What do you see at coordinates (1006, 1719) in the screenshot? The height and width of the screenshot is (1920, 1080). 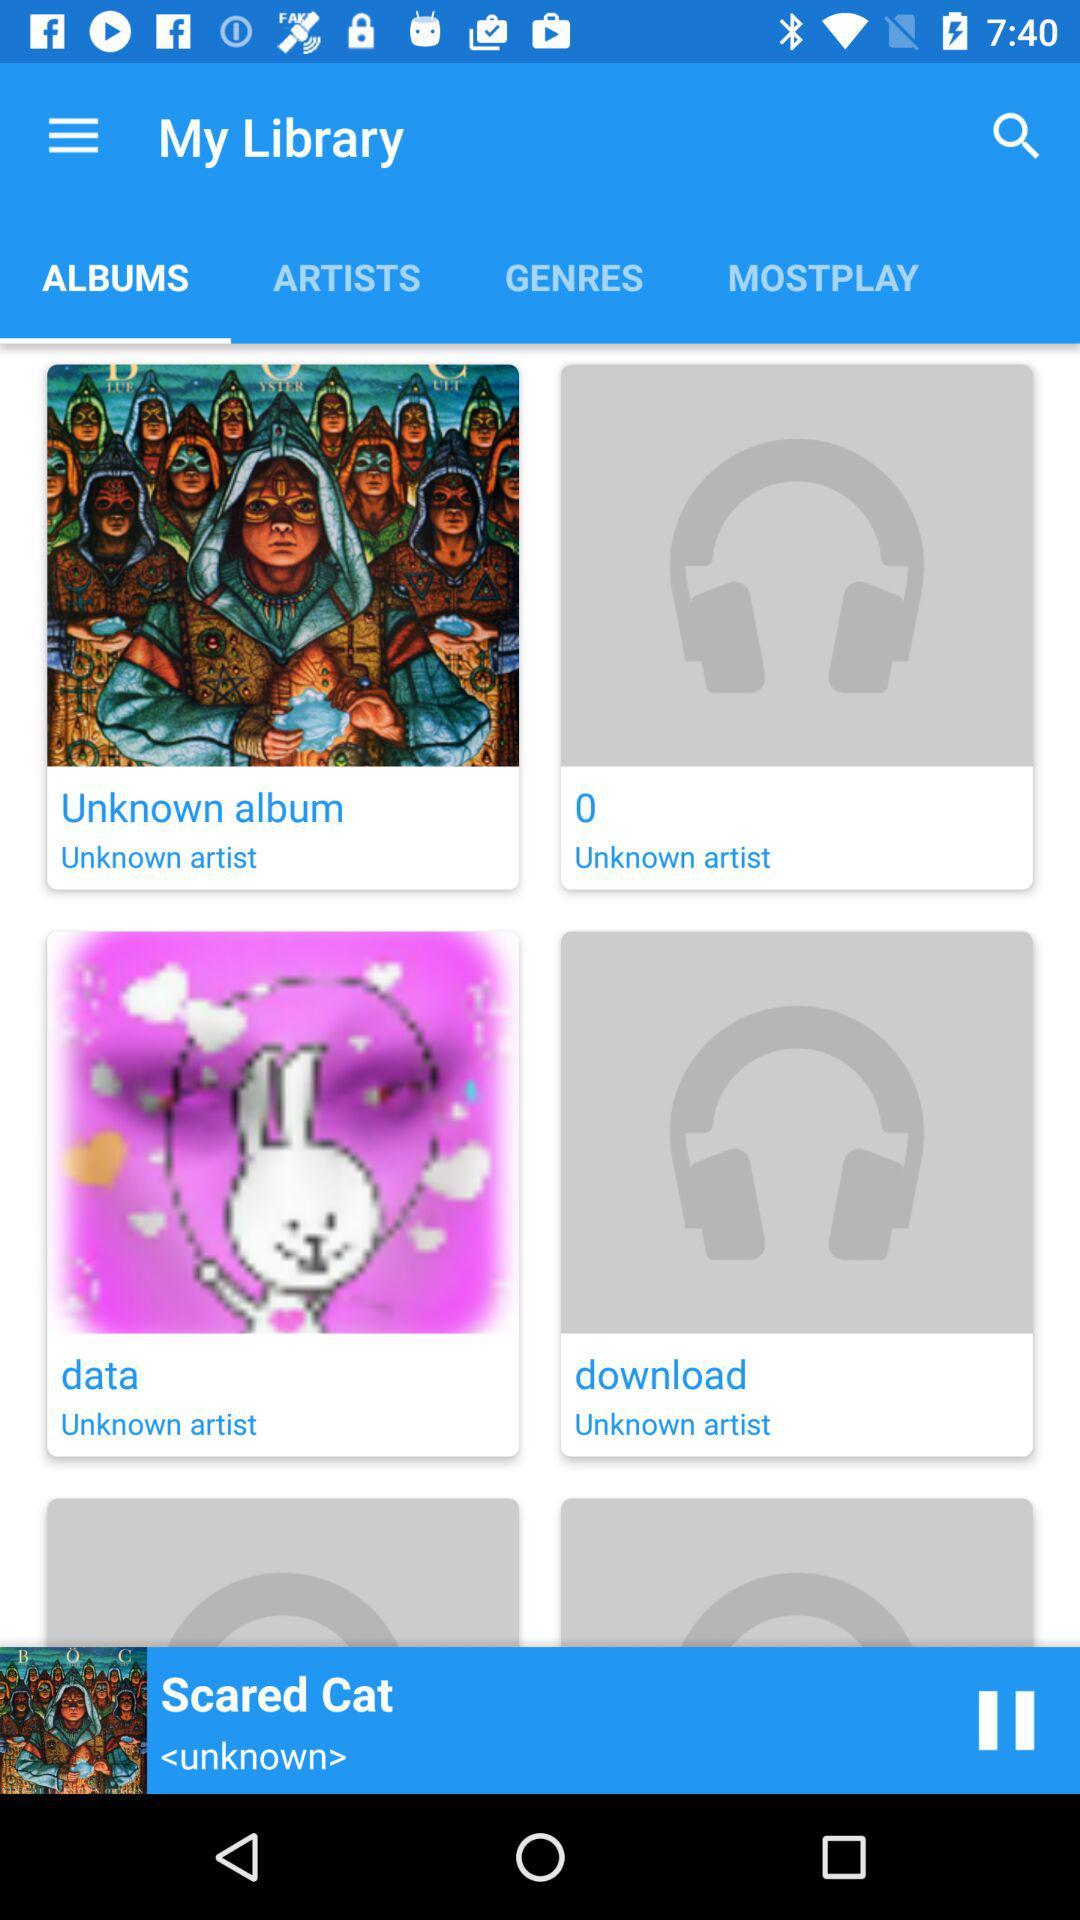 I see `pause music` at bounding box center [1006, 1719].